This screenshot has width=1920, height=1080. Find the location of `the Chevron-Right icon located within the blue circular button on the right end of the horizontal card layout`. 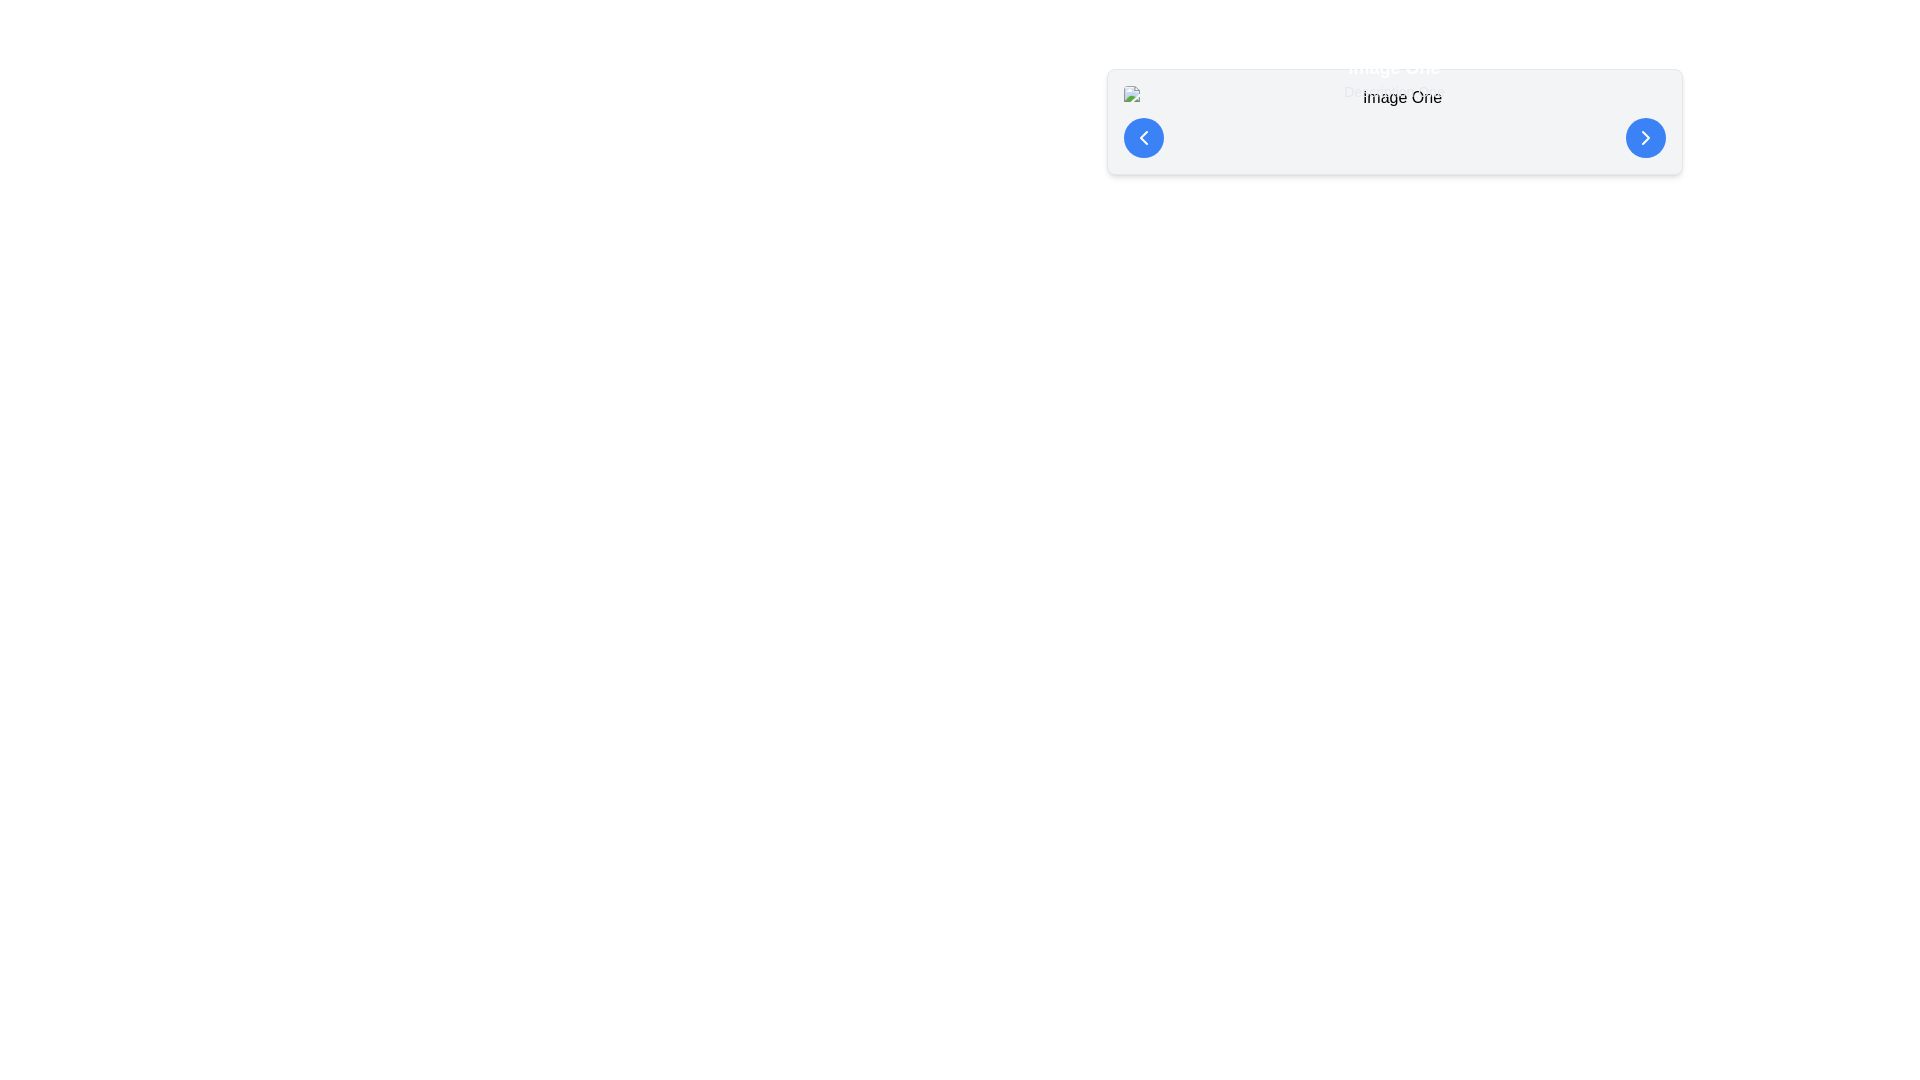

the Chevron-Right icon located within the blue circular button on the right end of the horizontal card layout is located at coordinates (1645, 137).